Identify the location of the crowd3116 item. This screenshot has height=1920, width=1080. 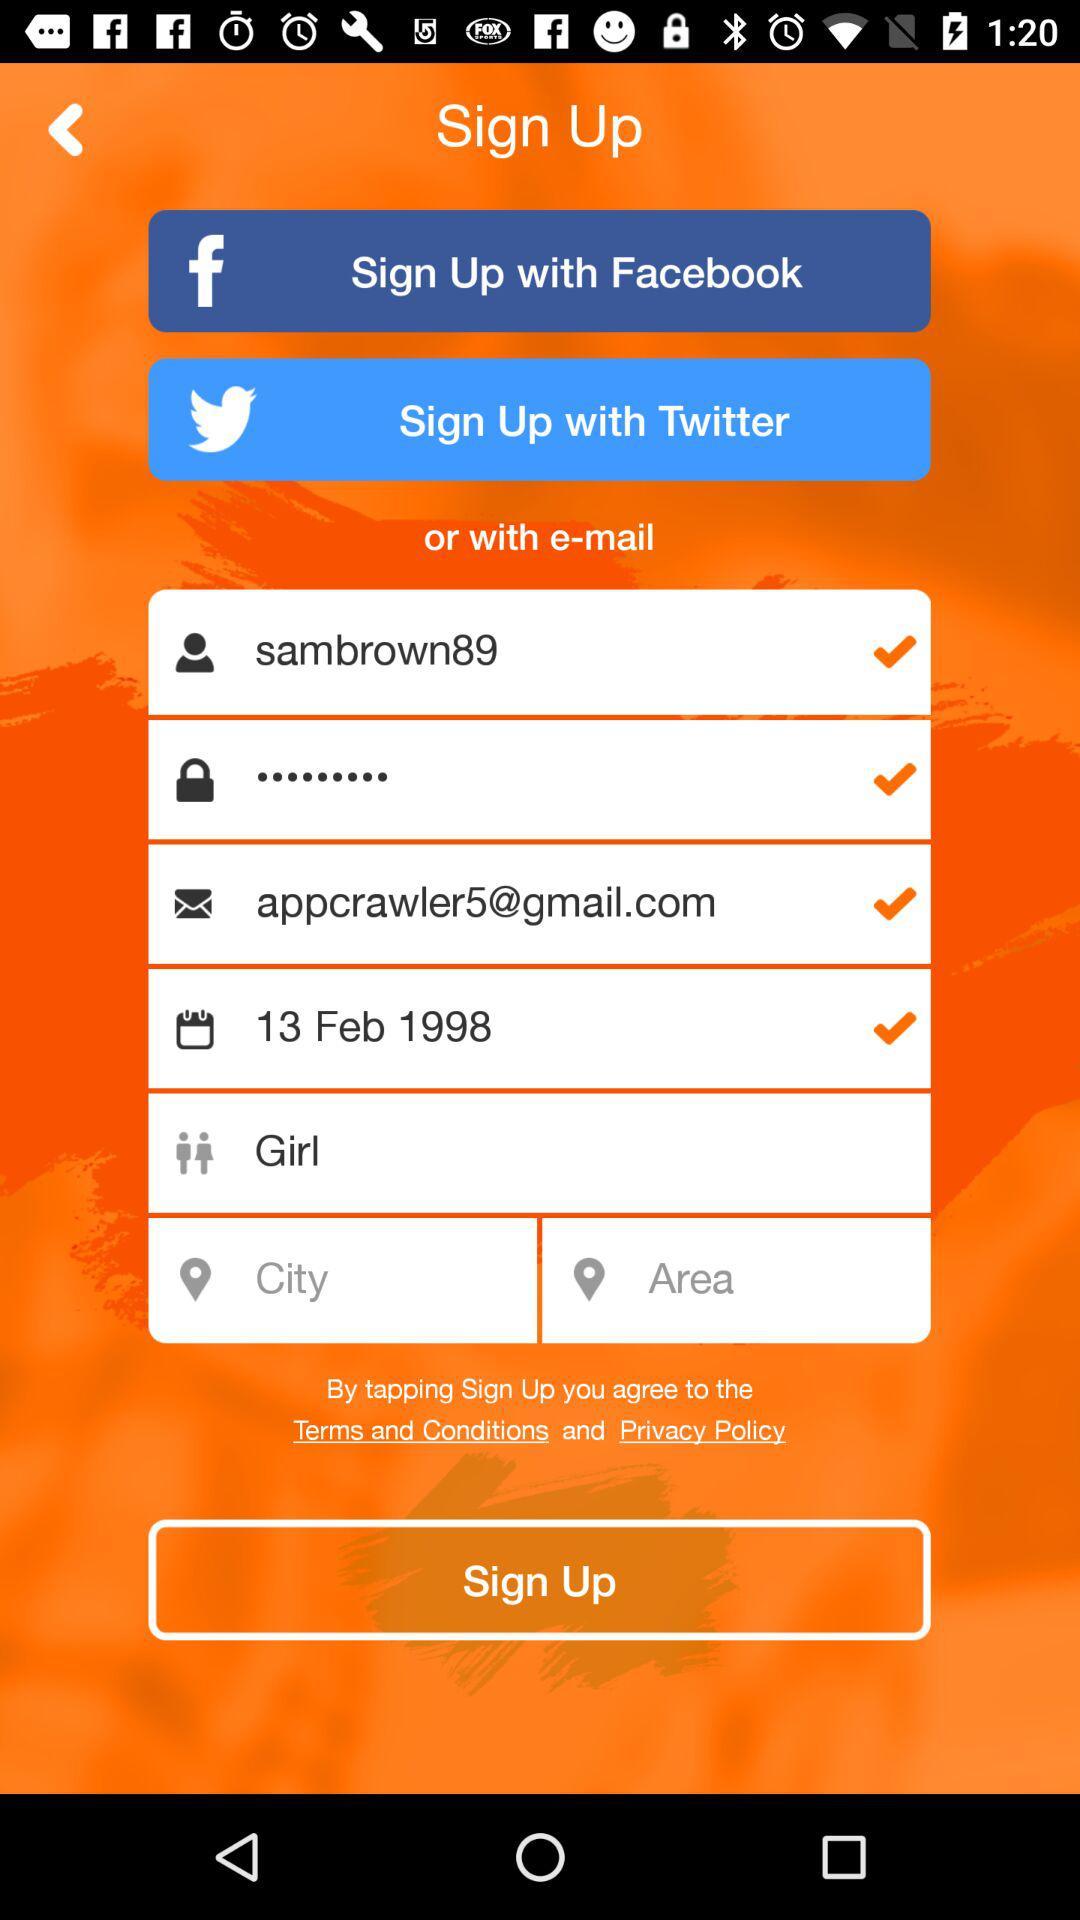
(550, 778).